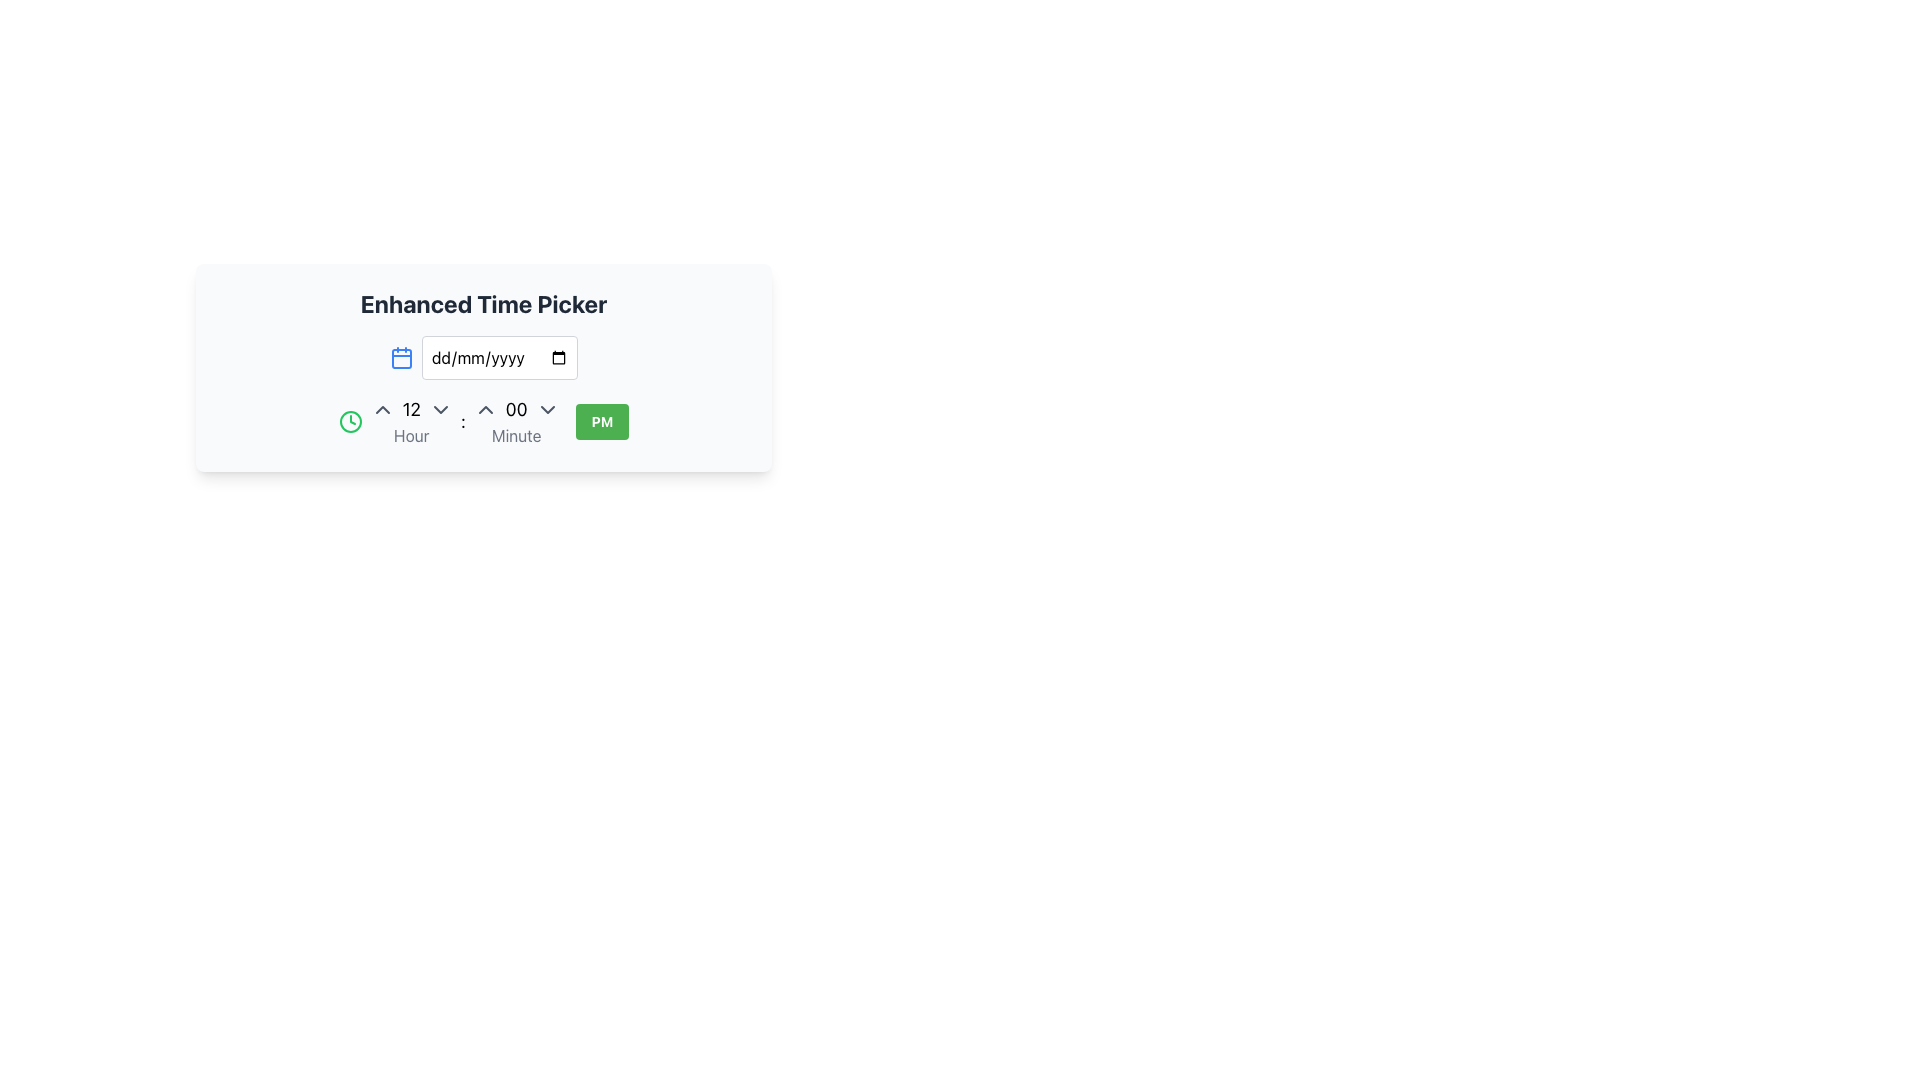 The height and width of the screenshot is (1080, 1920). What do you see at coordinates (410, 408) in the screenshot?
I see `the static text display that shows the currently selected hour in the time selection interface, located beneath the label 'Hour'` at bounding box center [410, 408].